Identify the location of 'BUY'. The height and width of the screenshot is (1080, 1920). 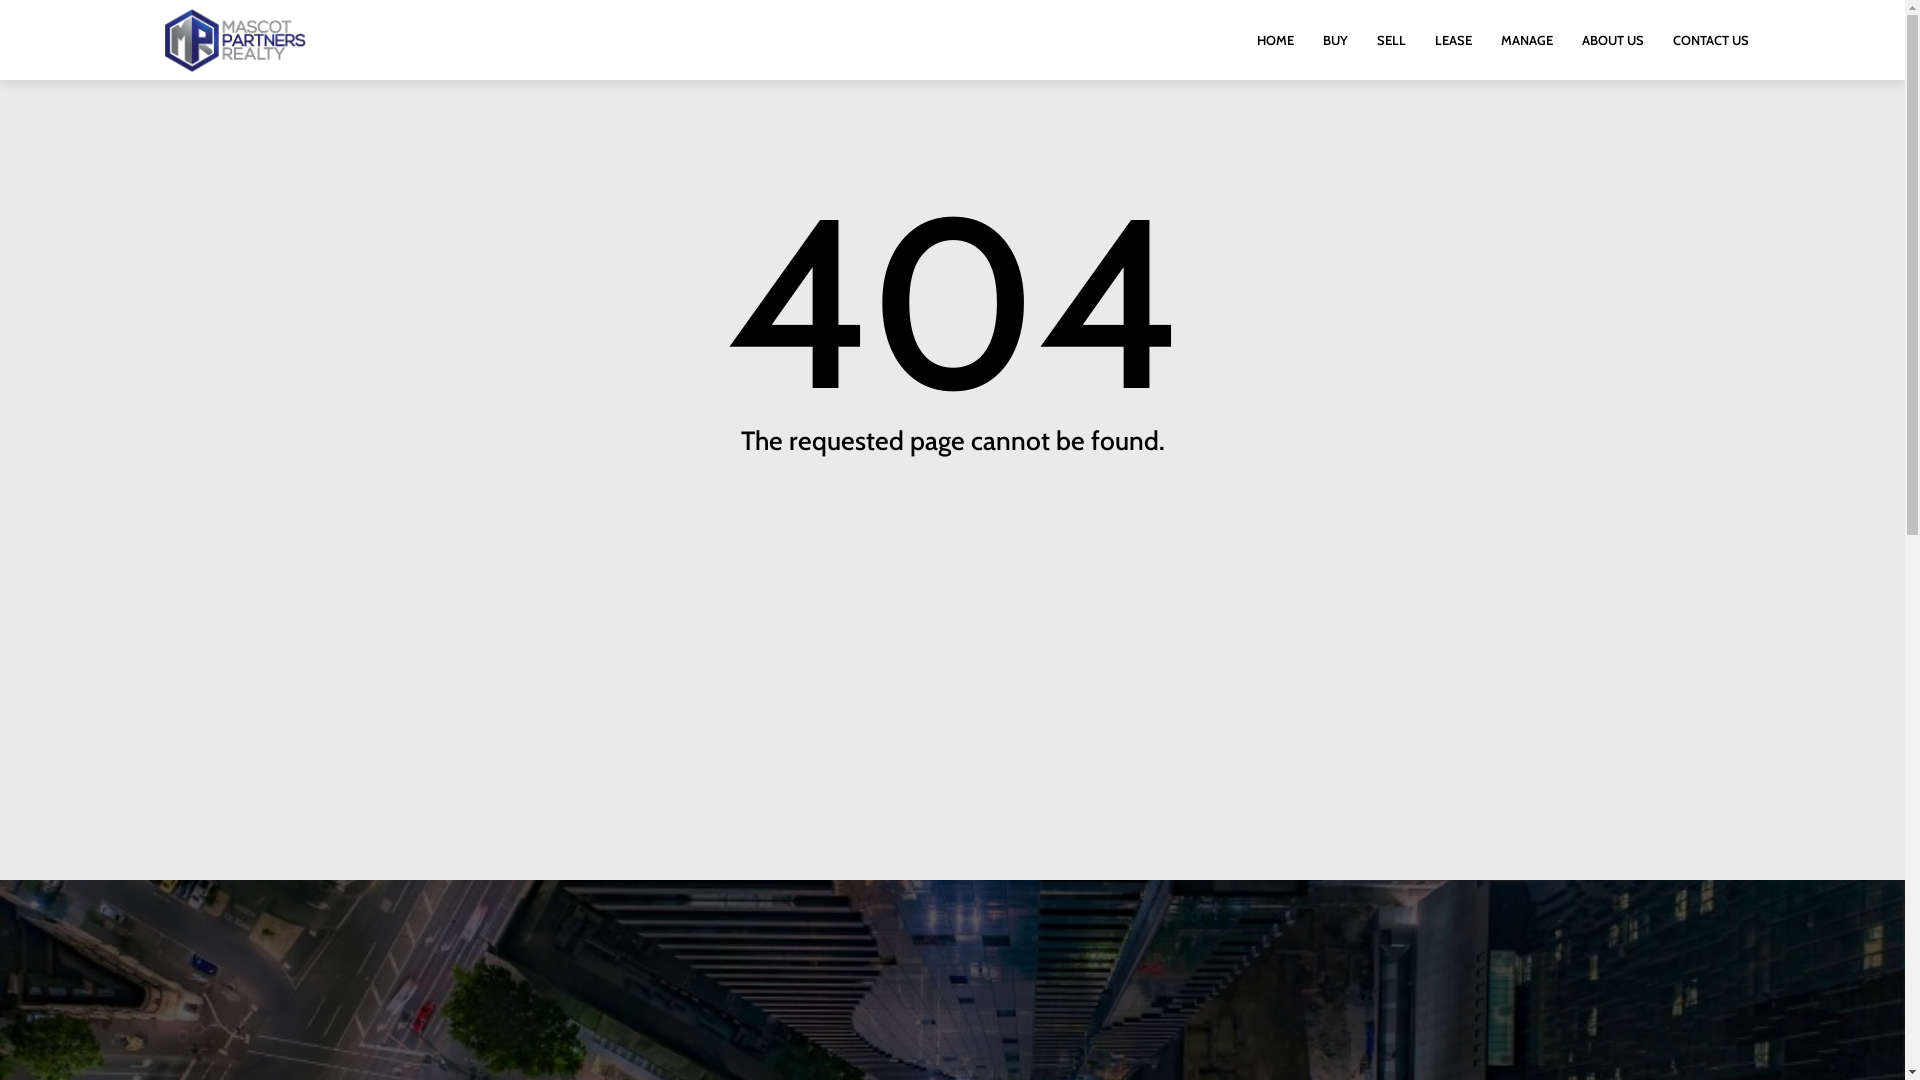
(1335, 39).